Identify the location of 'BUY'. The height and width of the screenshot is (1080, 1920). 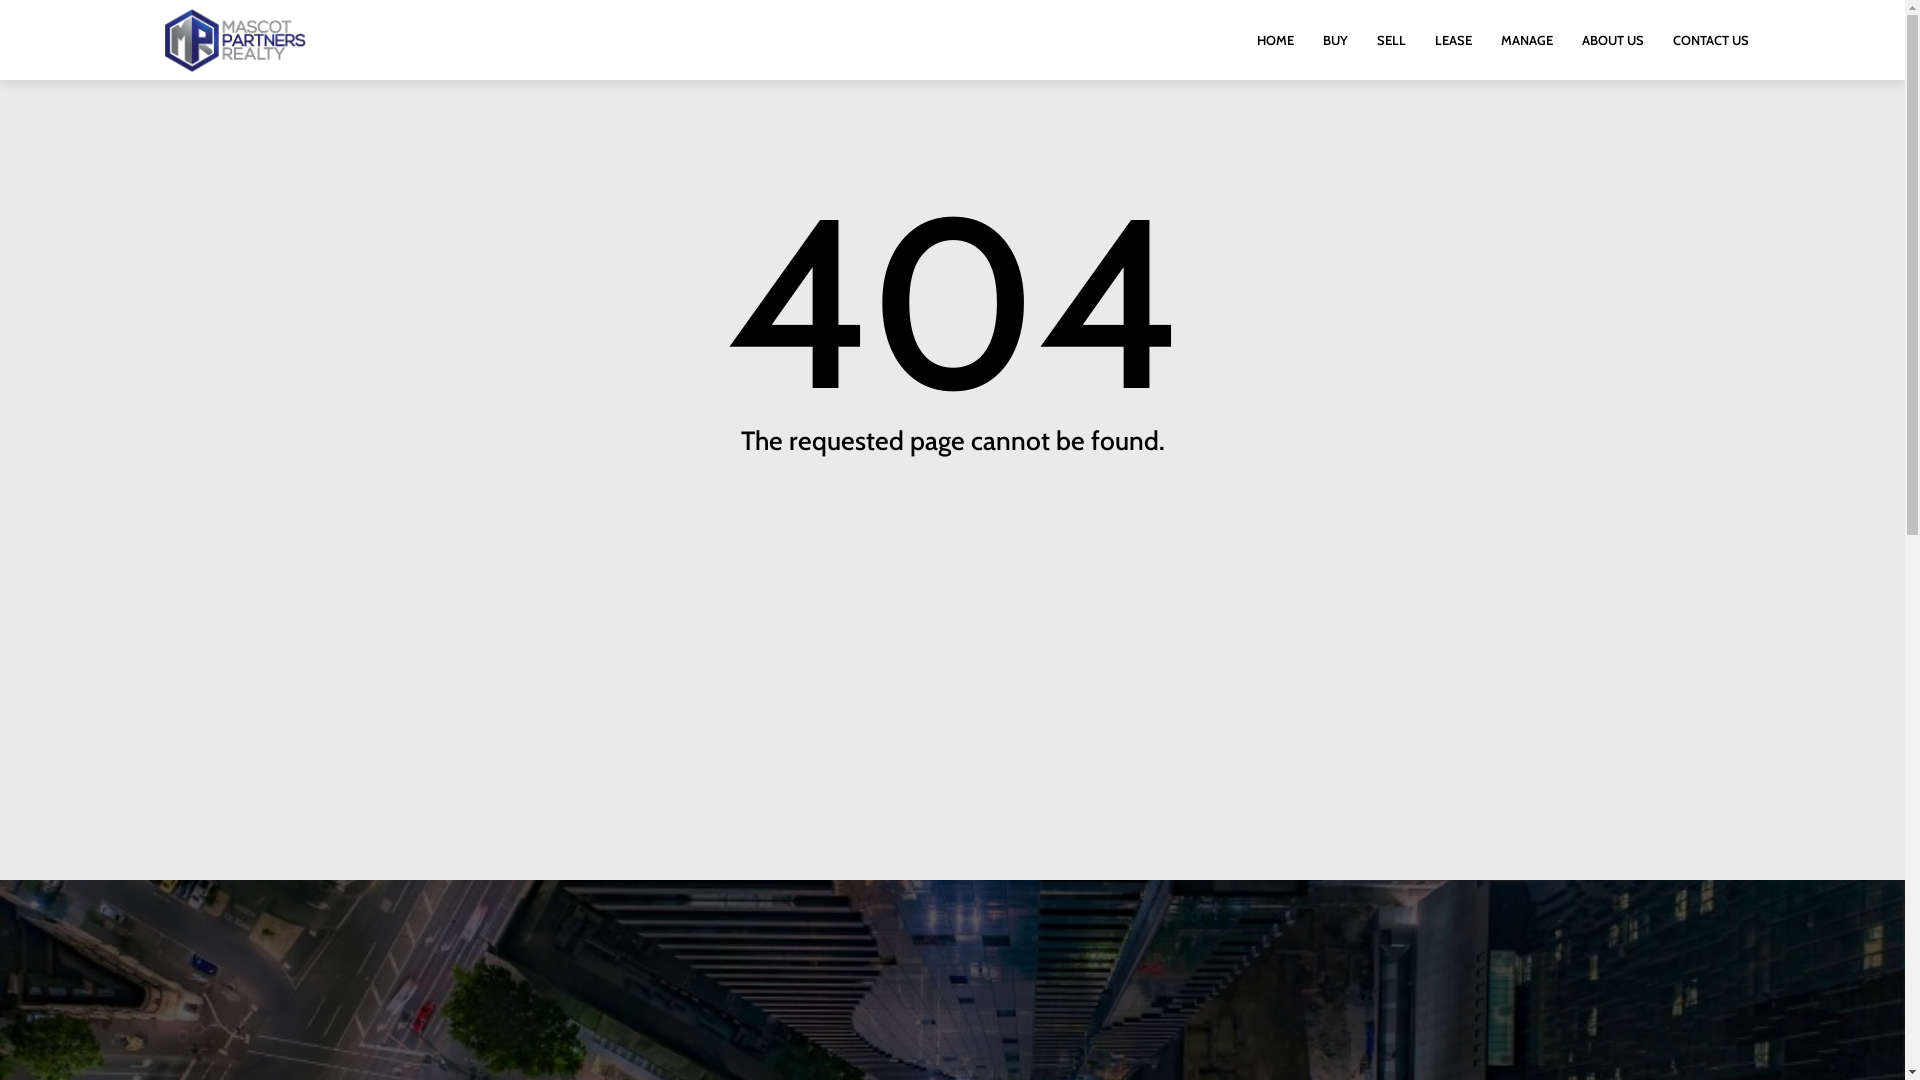
(1335, 39).